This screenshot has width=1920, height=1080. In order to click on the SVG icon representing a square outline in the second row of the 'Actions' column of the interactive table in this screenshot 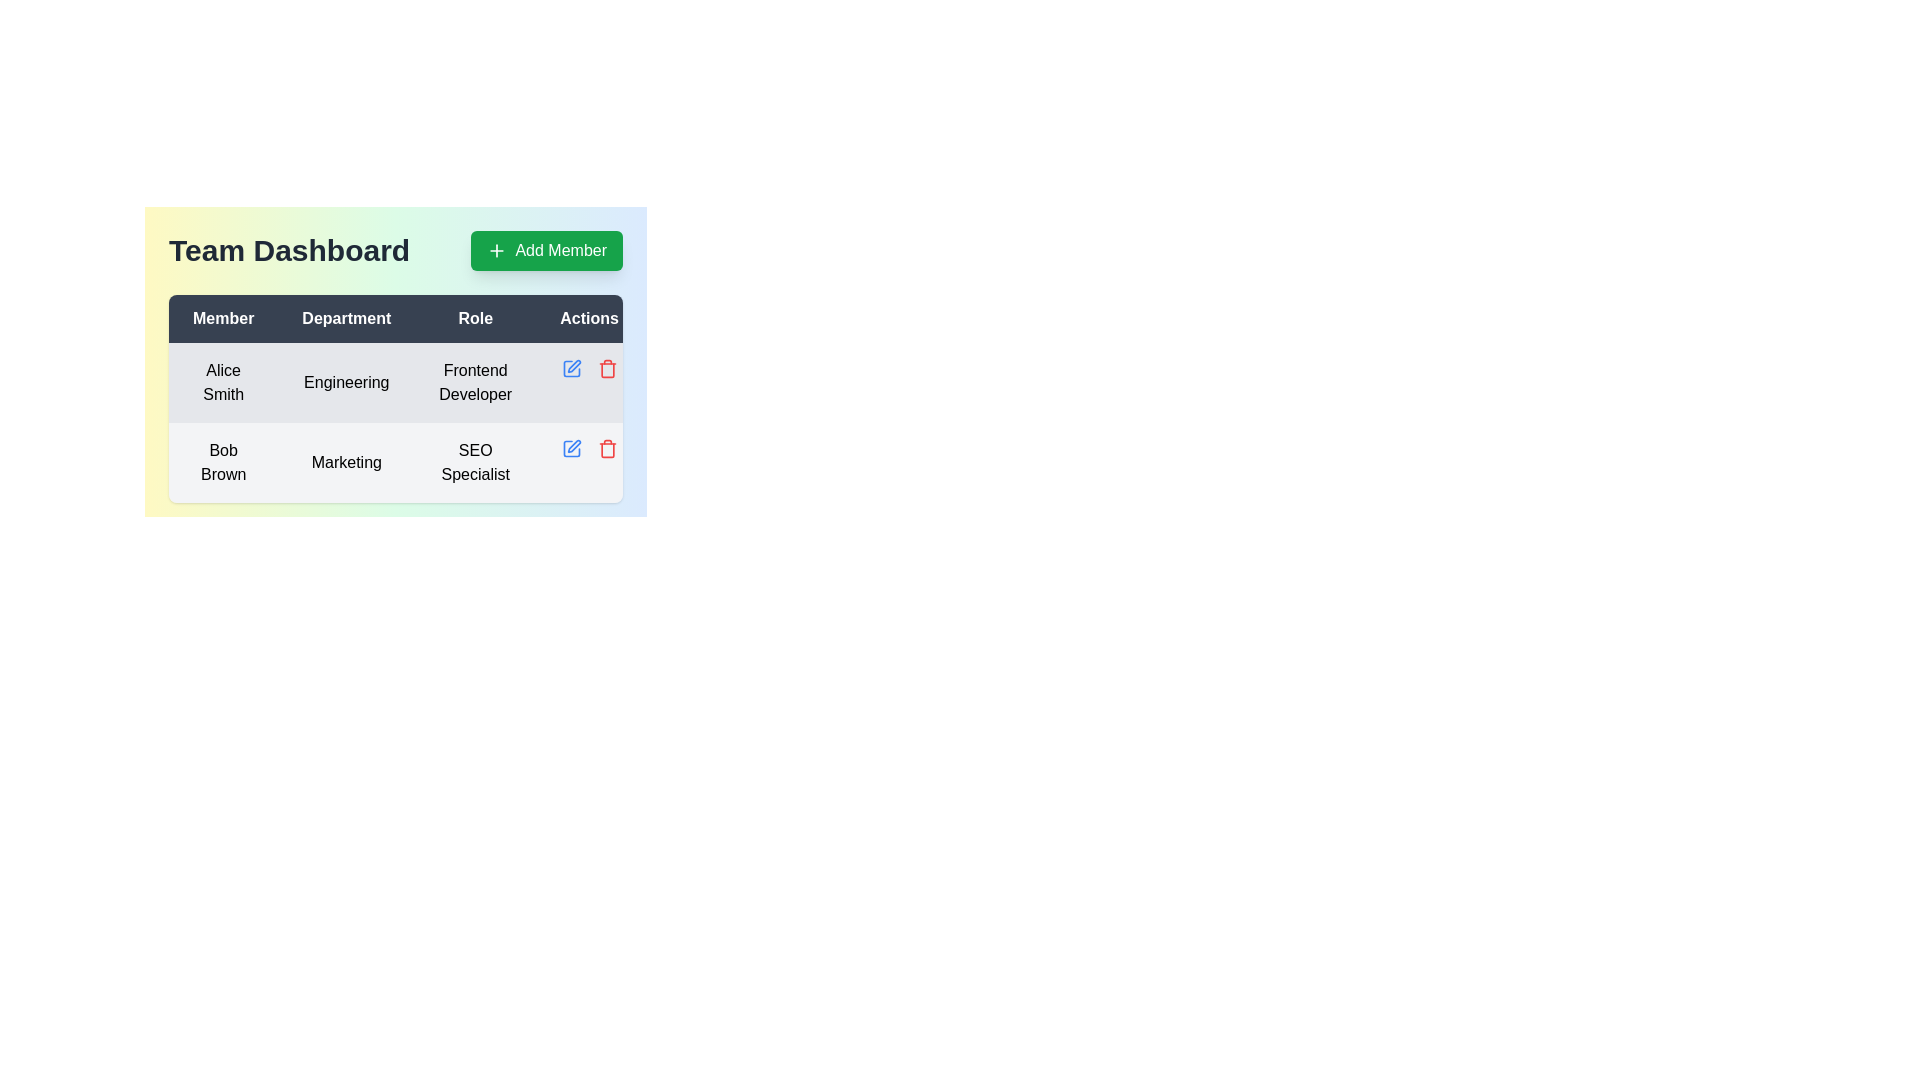, I will do `click(570, 369)`.